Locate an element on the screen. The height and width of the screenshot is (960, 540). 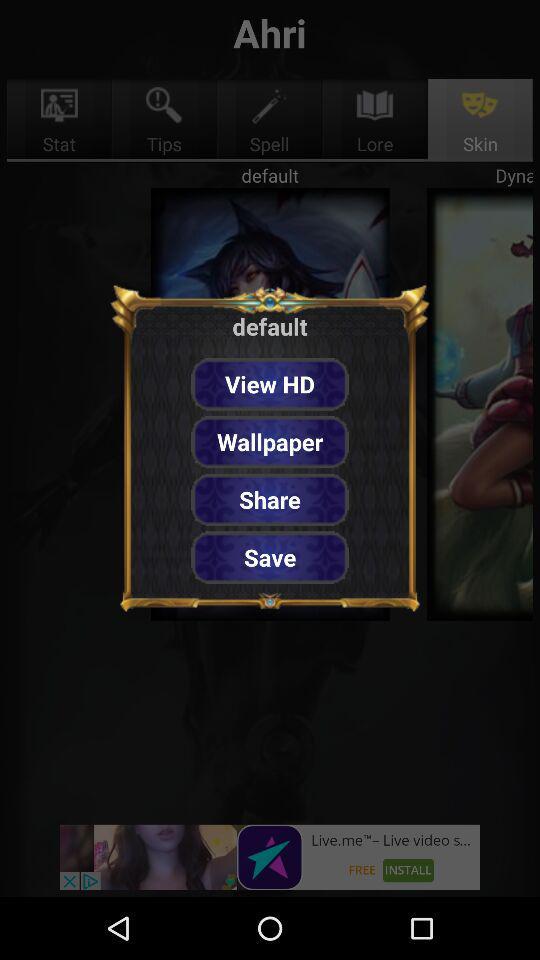
button below wallpaper item is located at coordinates (270, 498).